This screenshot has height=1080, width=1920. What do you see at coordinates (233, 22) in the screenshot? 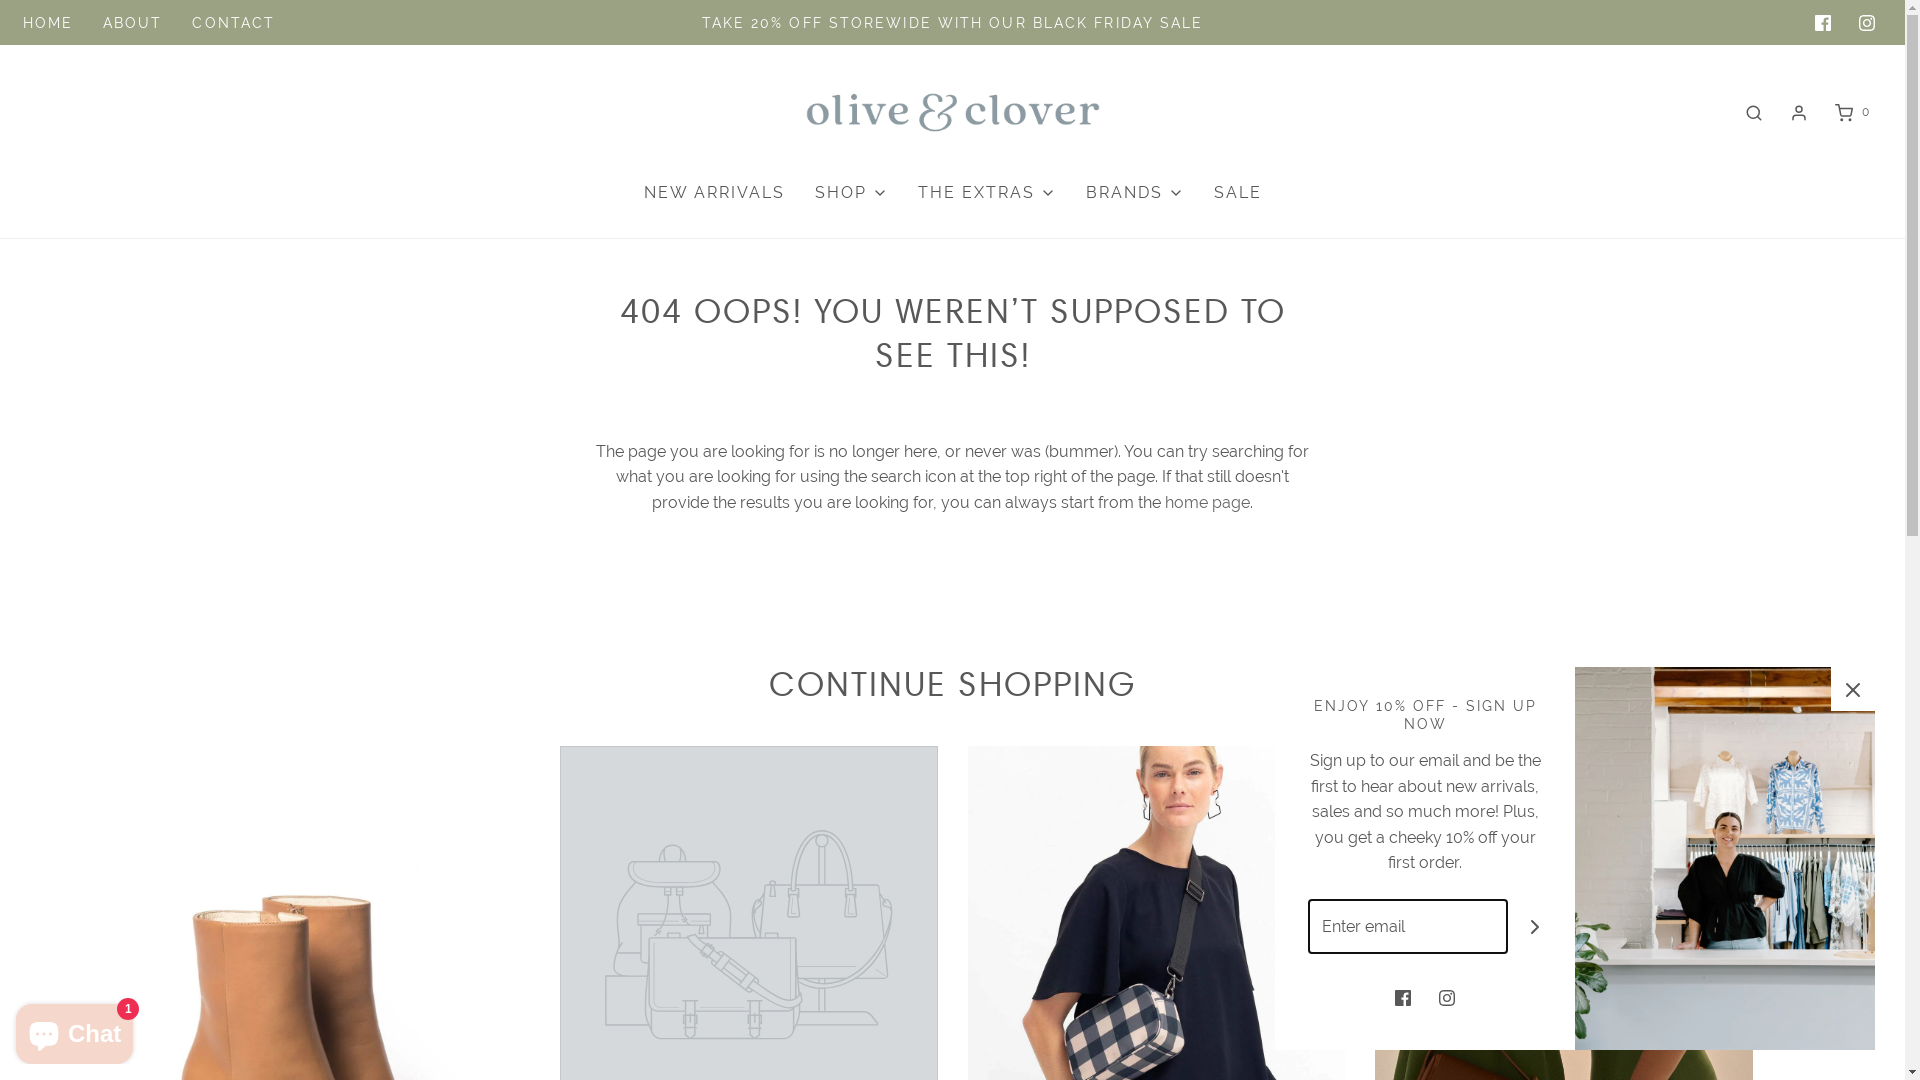
I see `'CONTACT'` at bounding box center [233, 22].